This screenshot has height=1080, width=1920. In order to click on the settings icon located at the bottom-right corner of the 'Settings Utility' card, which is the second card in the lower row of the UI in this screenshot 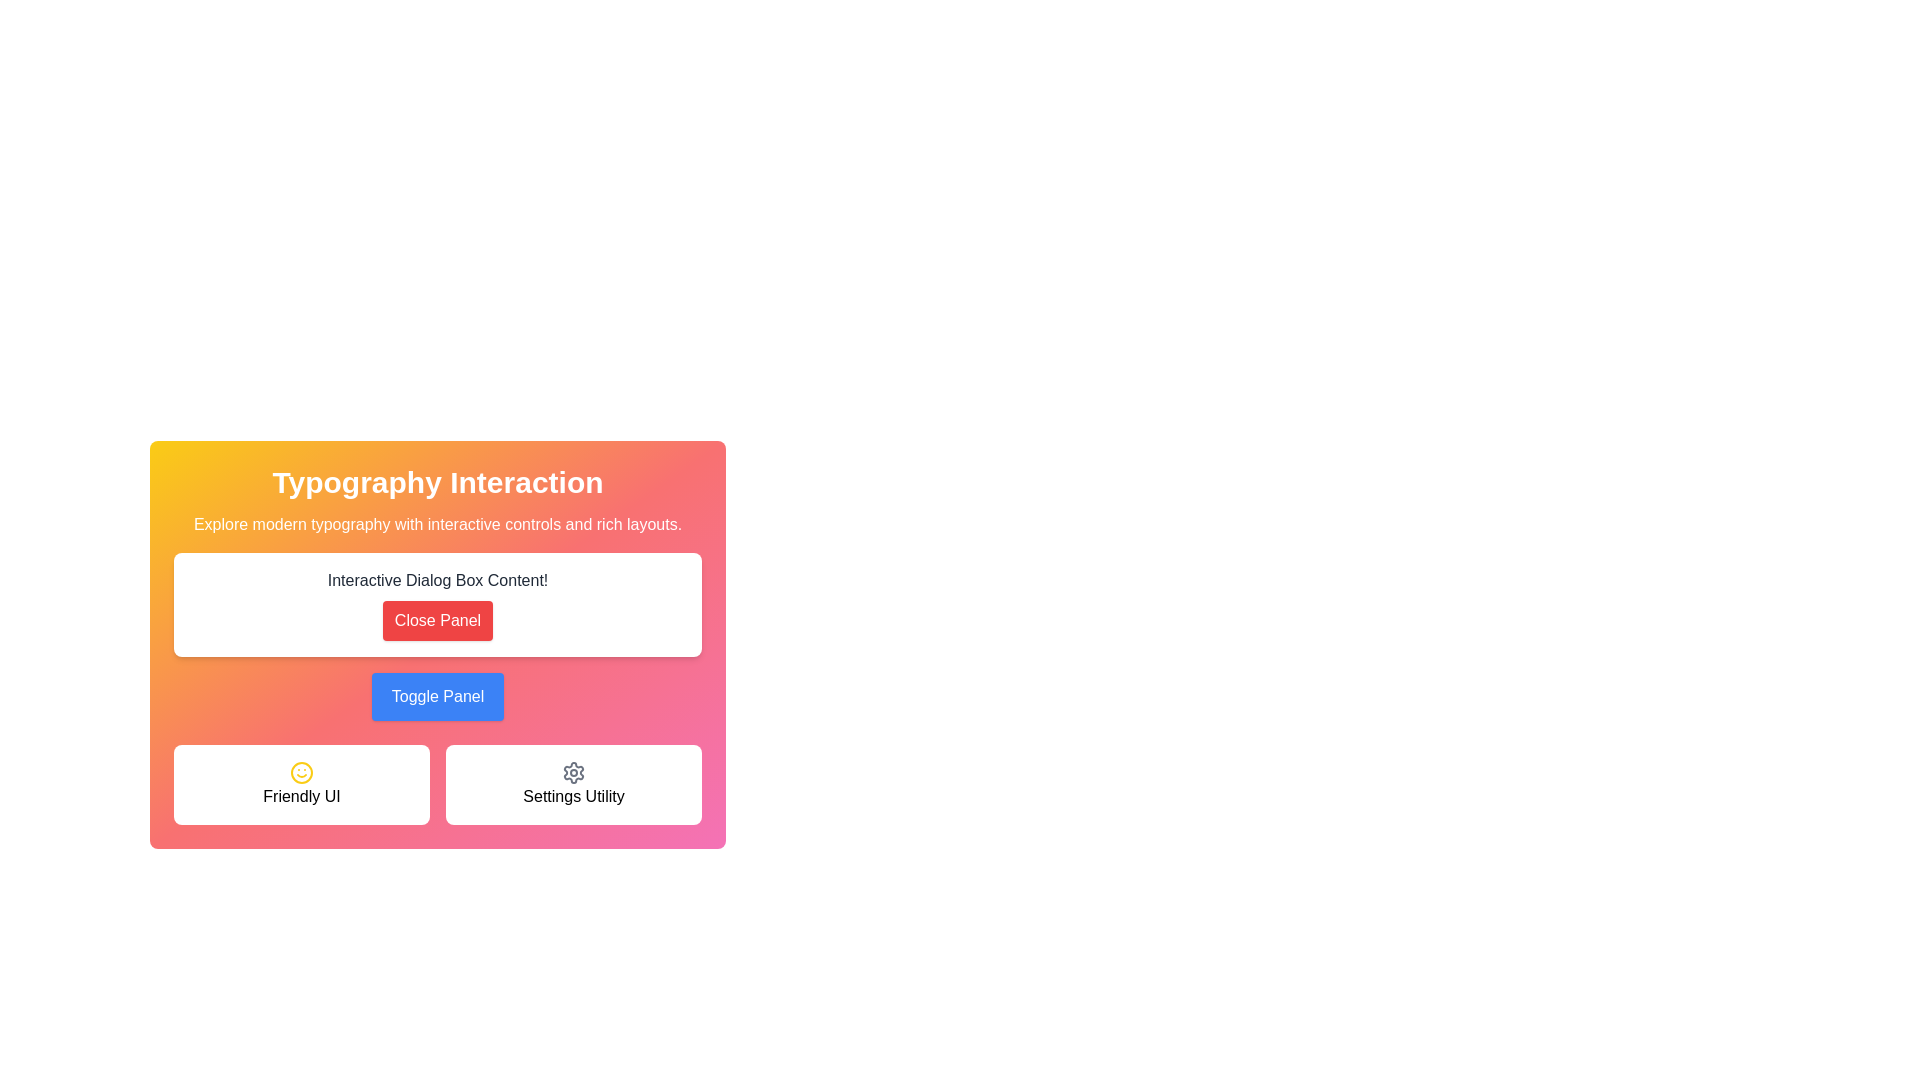, I will do `click(573, 771)`.